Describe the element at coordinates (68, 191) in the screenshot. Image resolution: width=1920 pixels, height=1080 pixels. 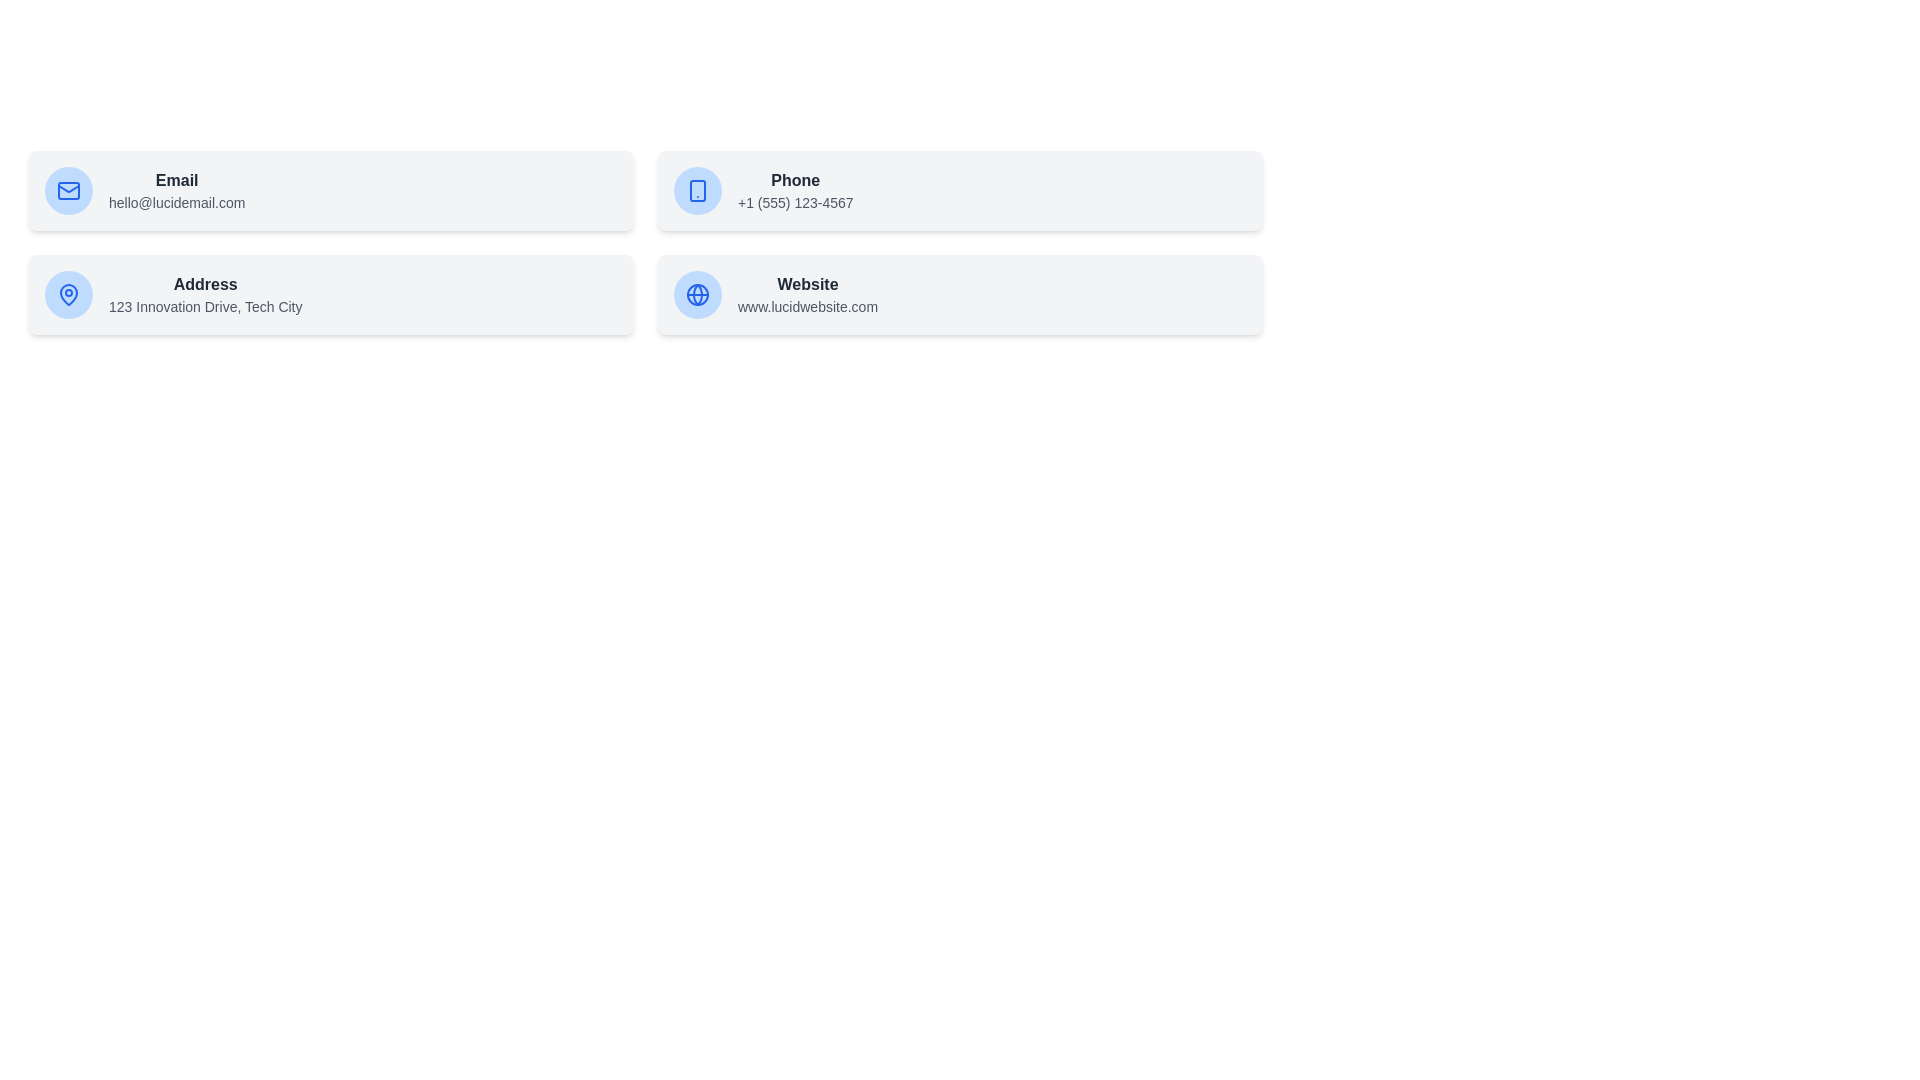
I see `the circular button-like icon with a light blue background and a mail symbol, positioned within the contact information card labeled 'Email'` at that location.